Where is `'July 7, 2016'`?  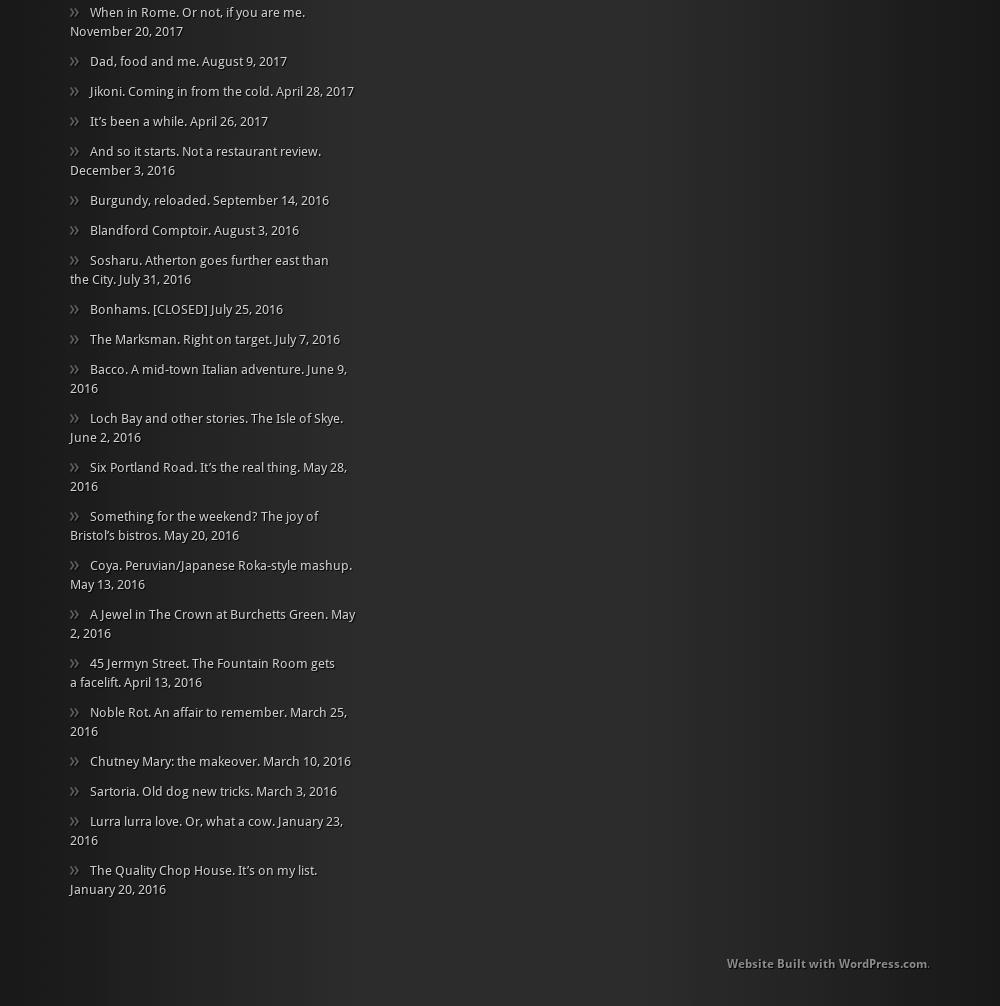 'July 7, 2016' is located at coordinates (307, 337).